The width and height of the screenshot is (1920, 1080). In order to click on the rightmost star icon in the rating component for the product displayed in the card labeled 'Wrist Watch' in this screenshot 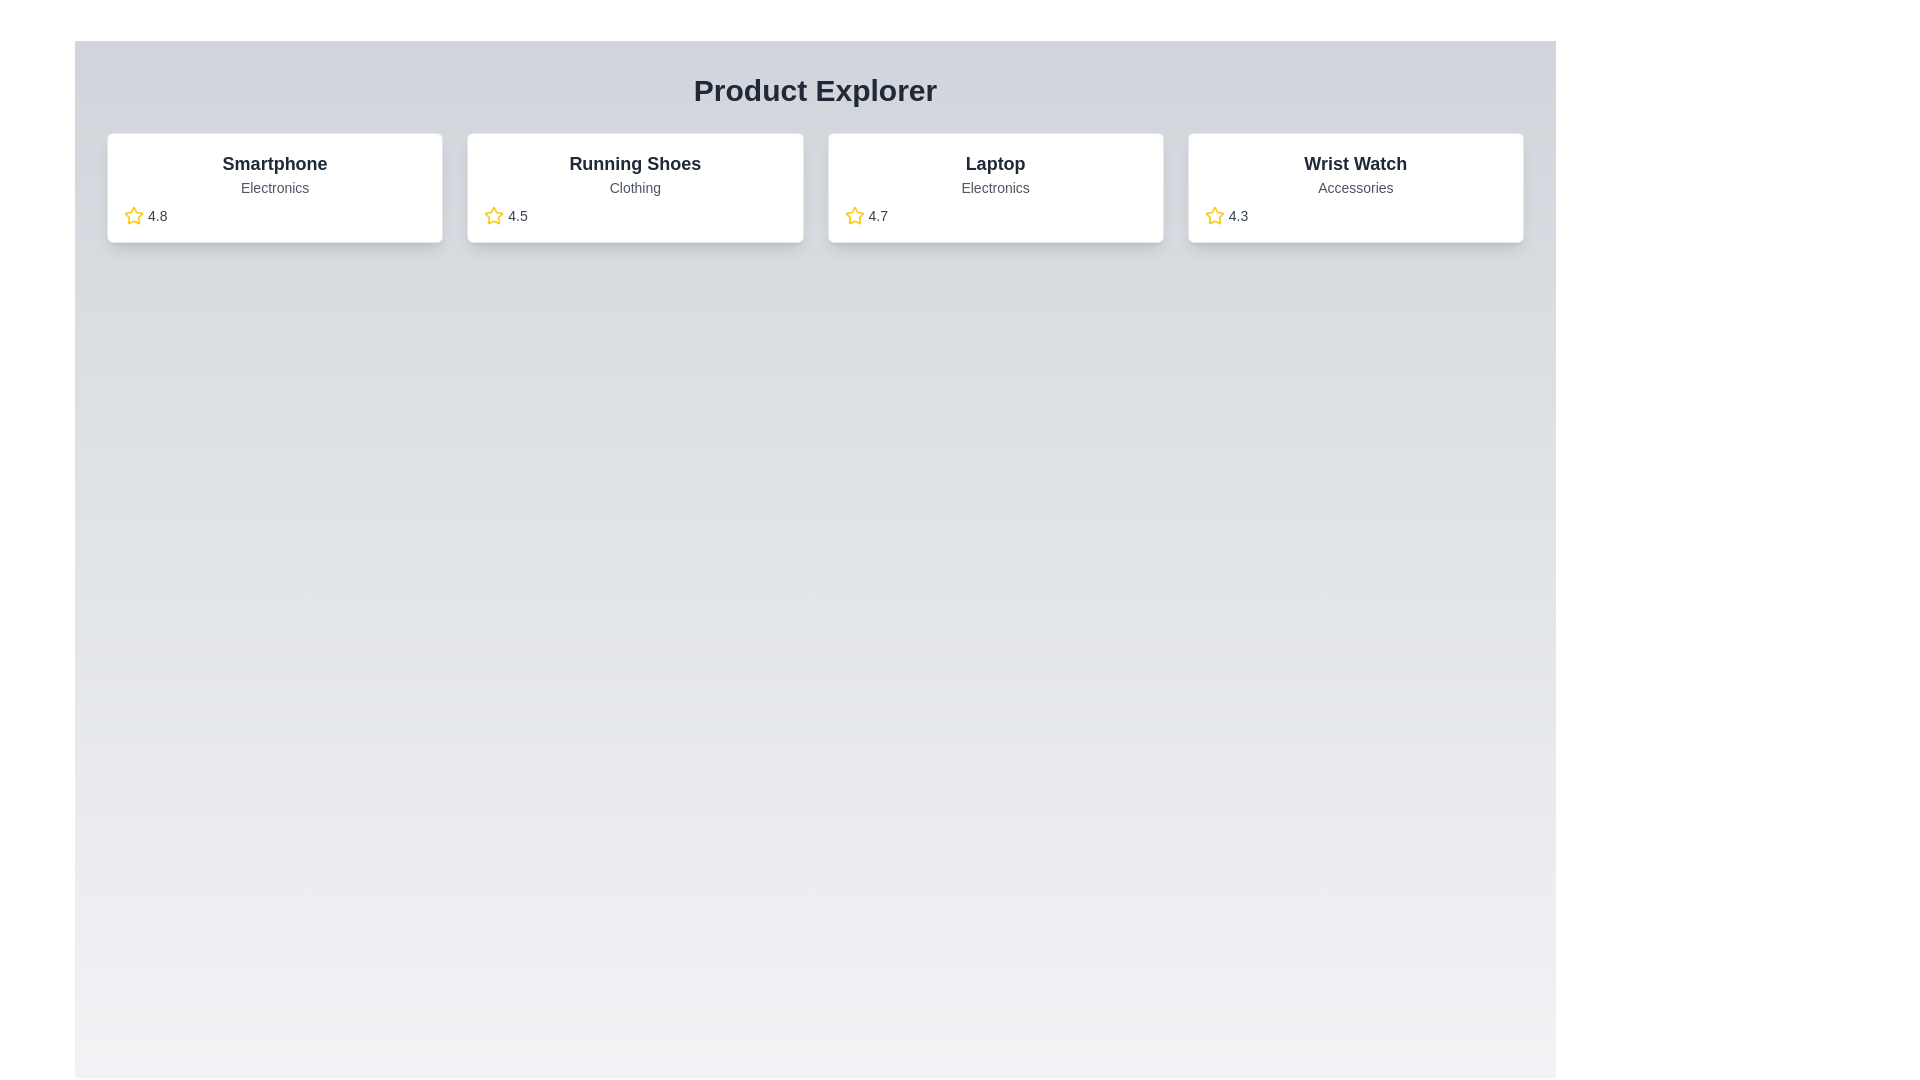, I will do `click(1213, 215)`.